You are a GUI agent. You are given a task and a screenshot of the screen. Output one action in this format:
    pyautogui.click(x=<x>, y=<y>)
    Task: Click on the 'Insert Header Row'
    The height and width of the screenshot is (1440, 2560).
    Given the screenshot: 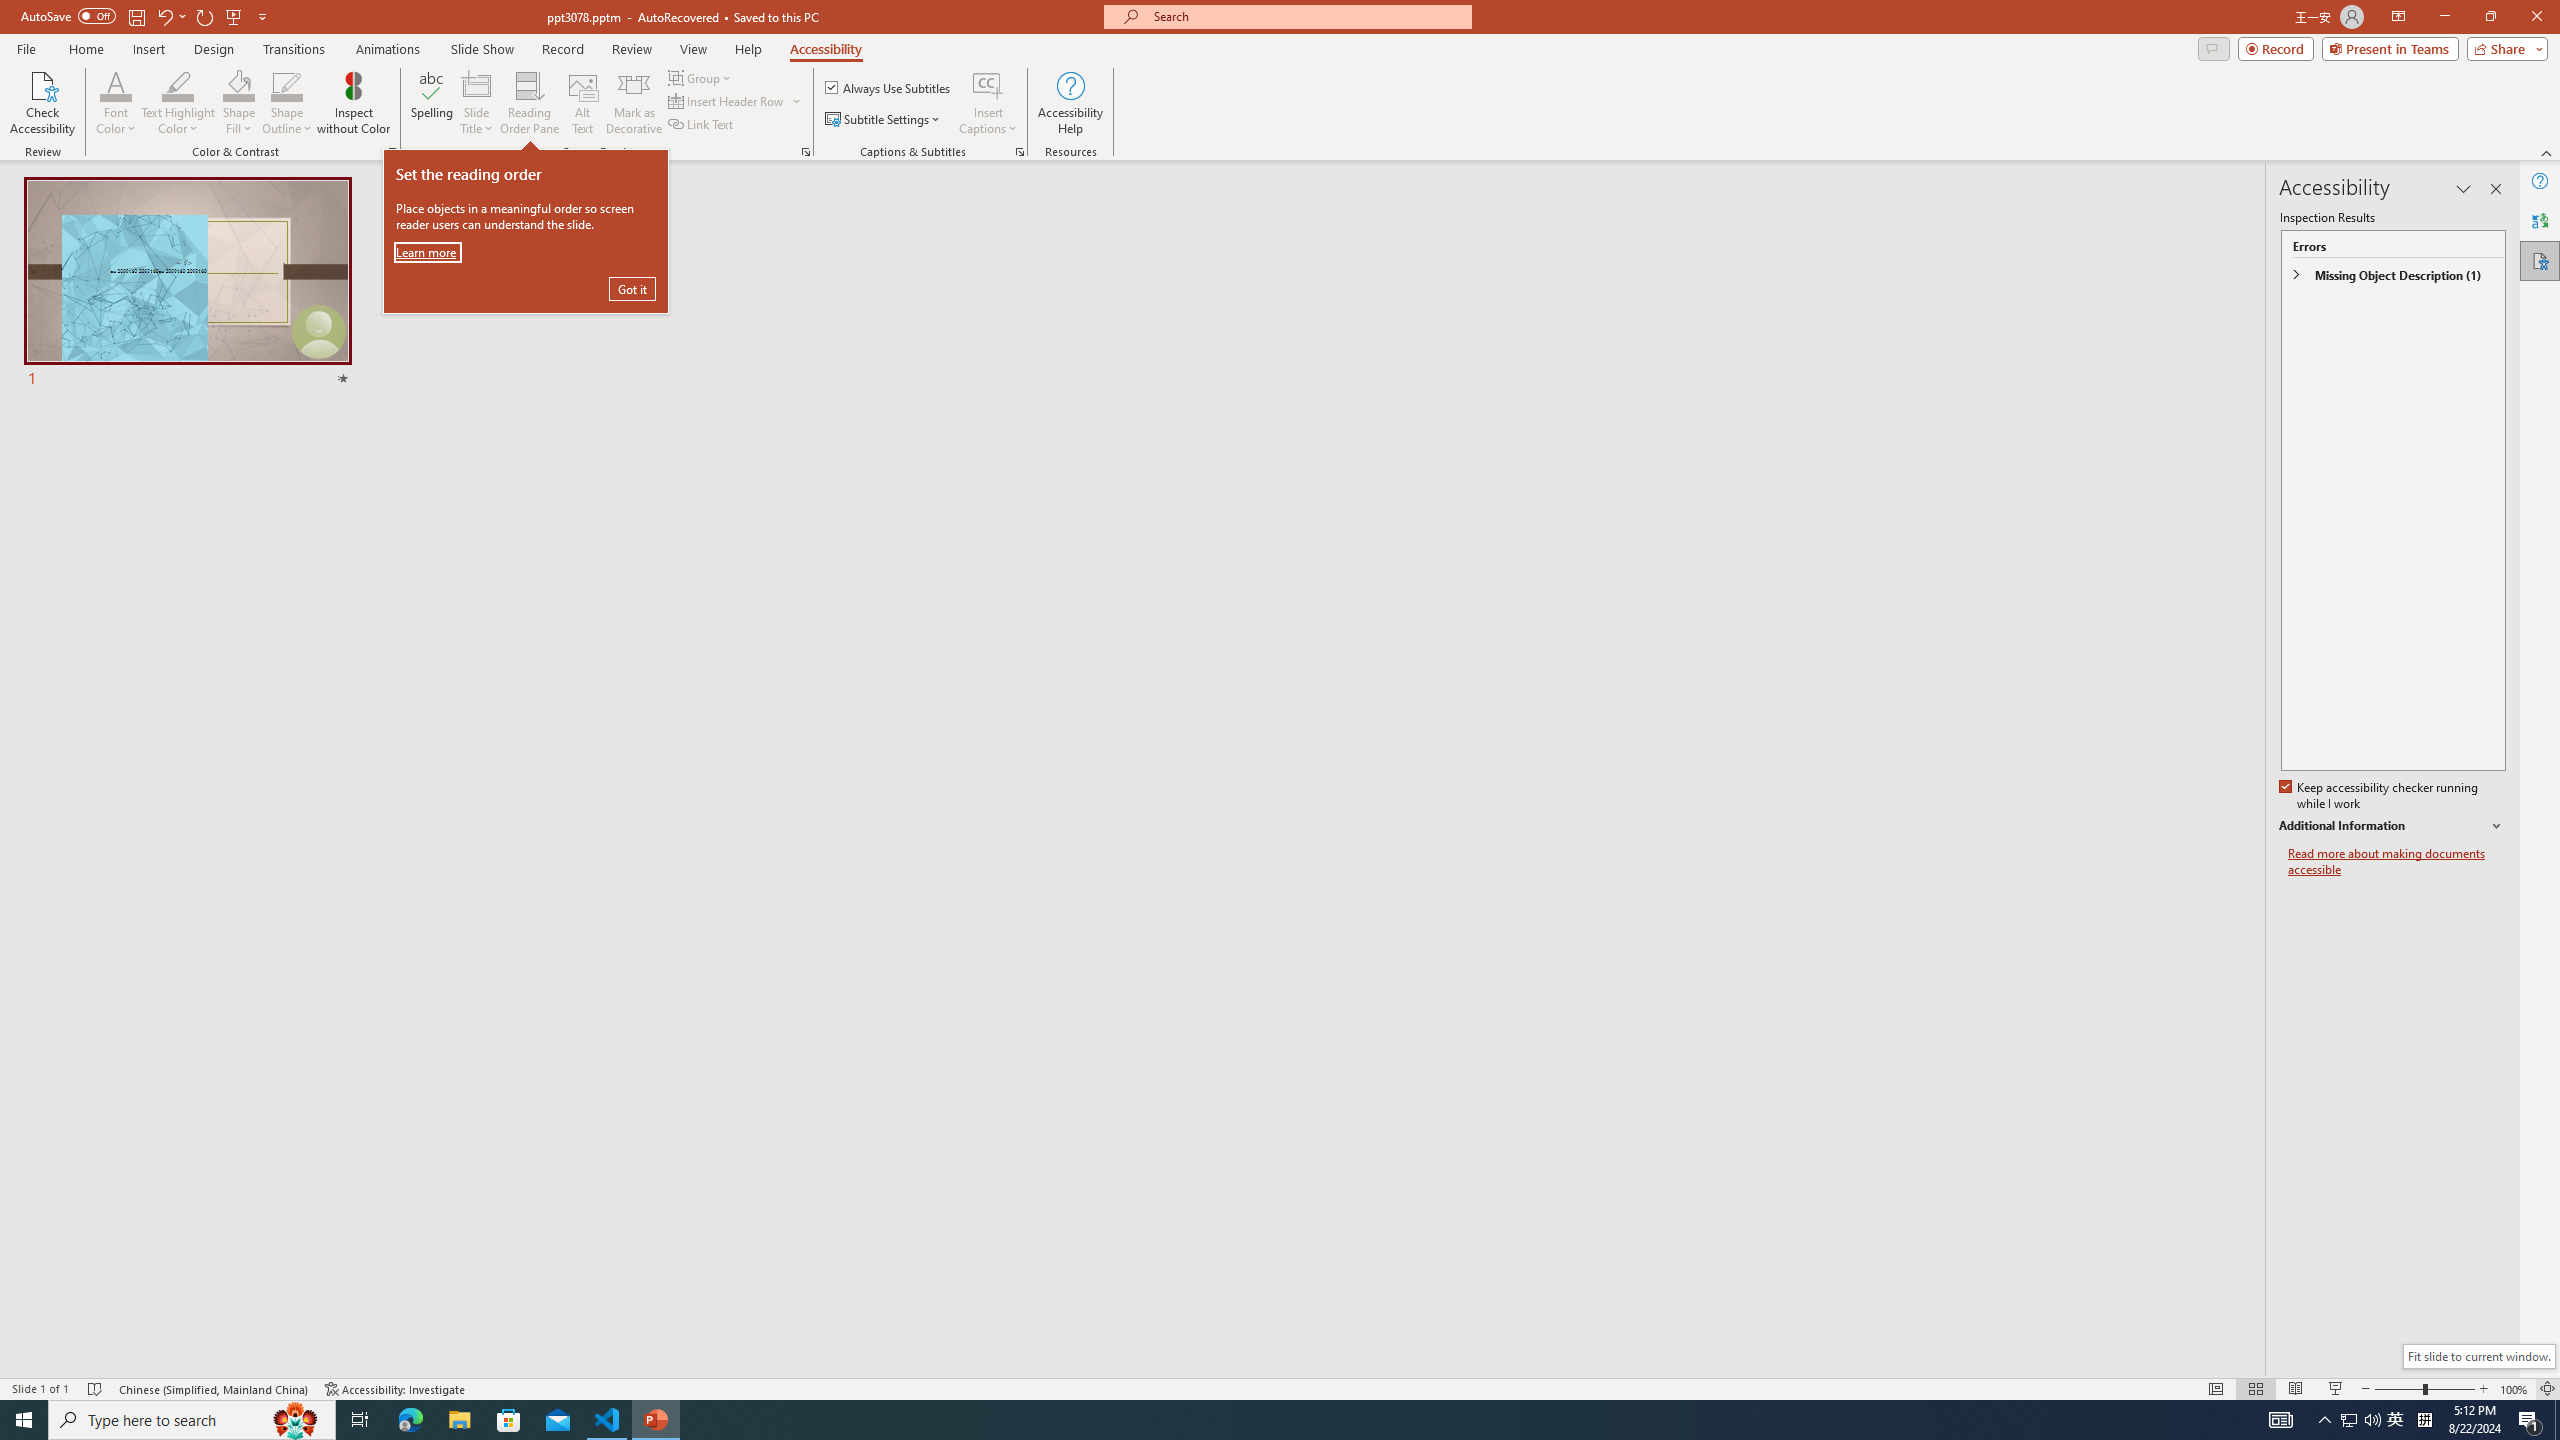 What is the action you would take?
    pyautogui.click(x=735, y=99)
    